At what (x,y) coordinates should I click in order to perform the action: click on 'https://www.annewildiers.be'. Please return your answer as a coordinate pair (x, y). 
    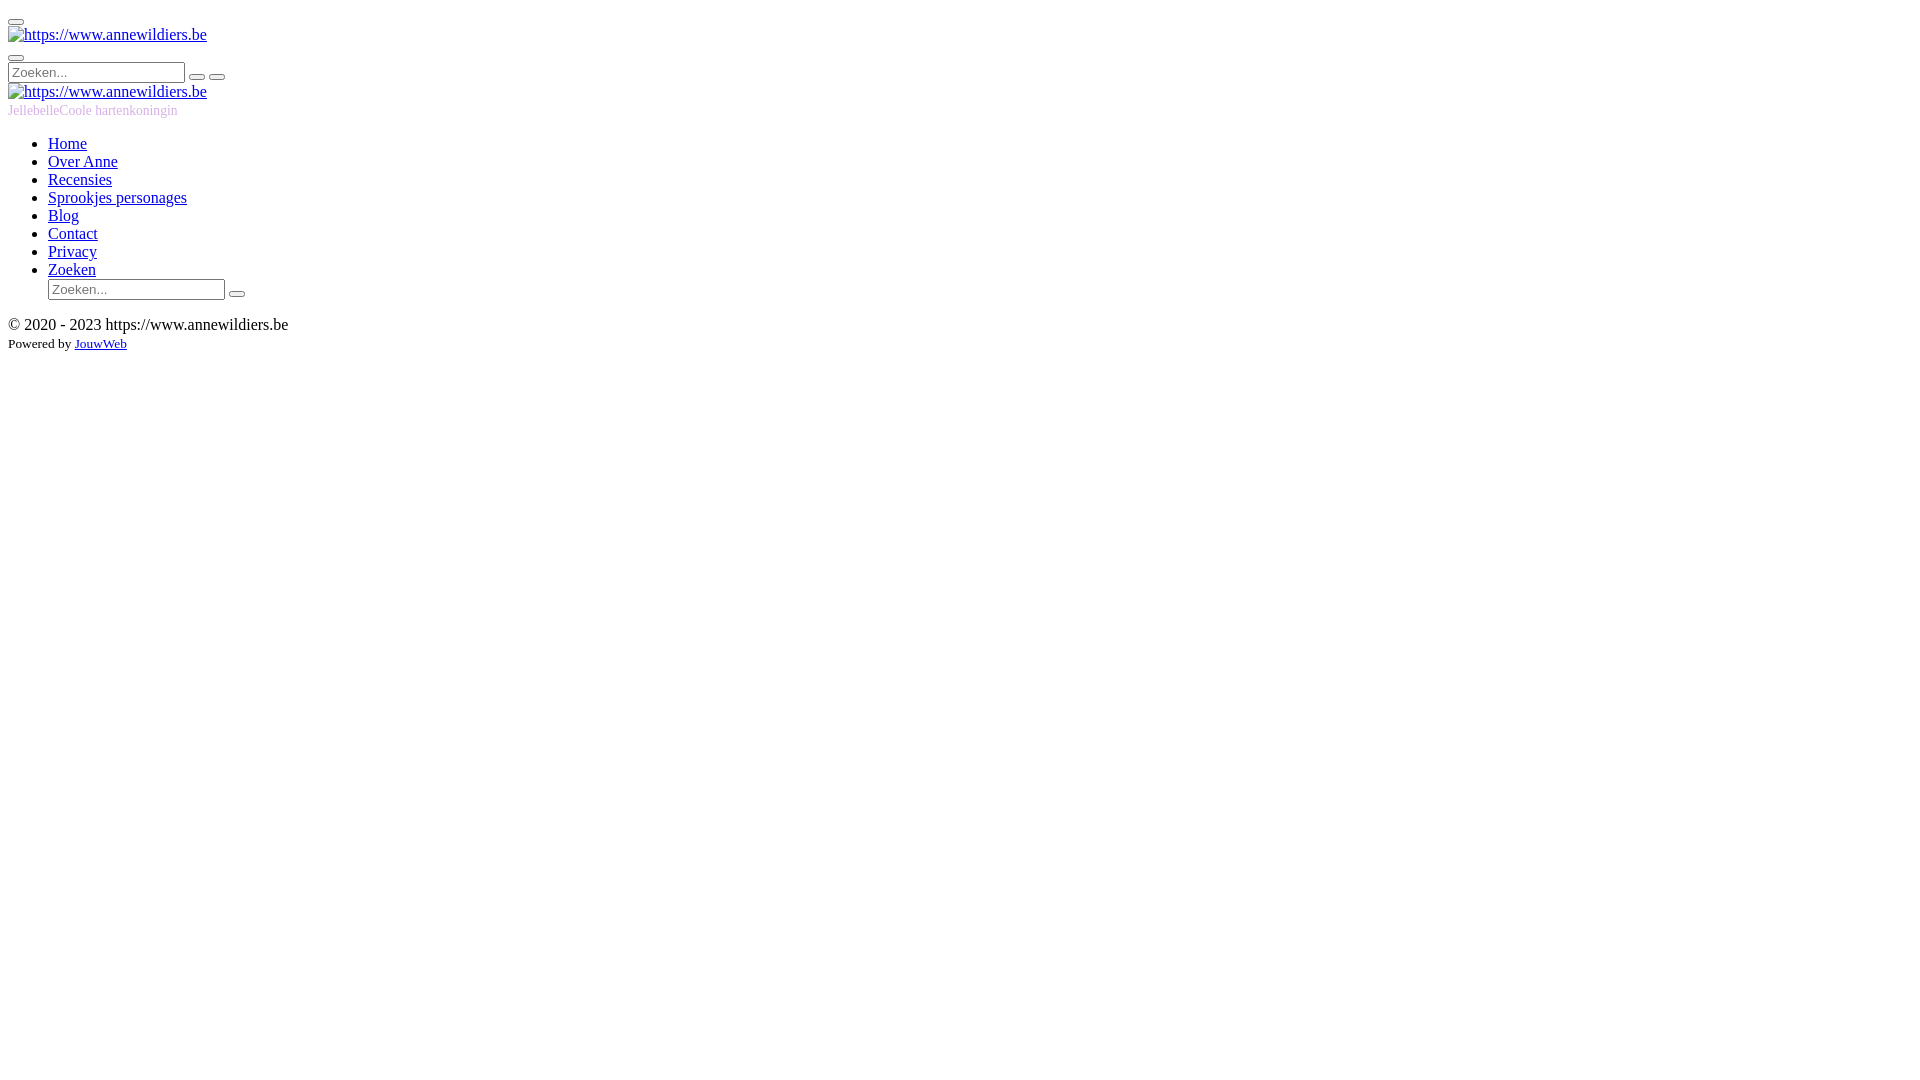
    Looking at the image, I should click on (106, 34).